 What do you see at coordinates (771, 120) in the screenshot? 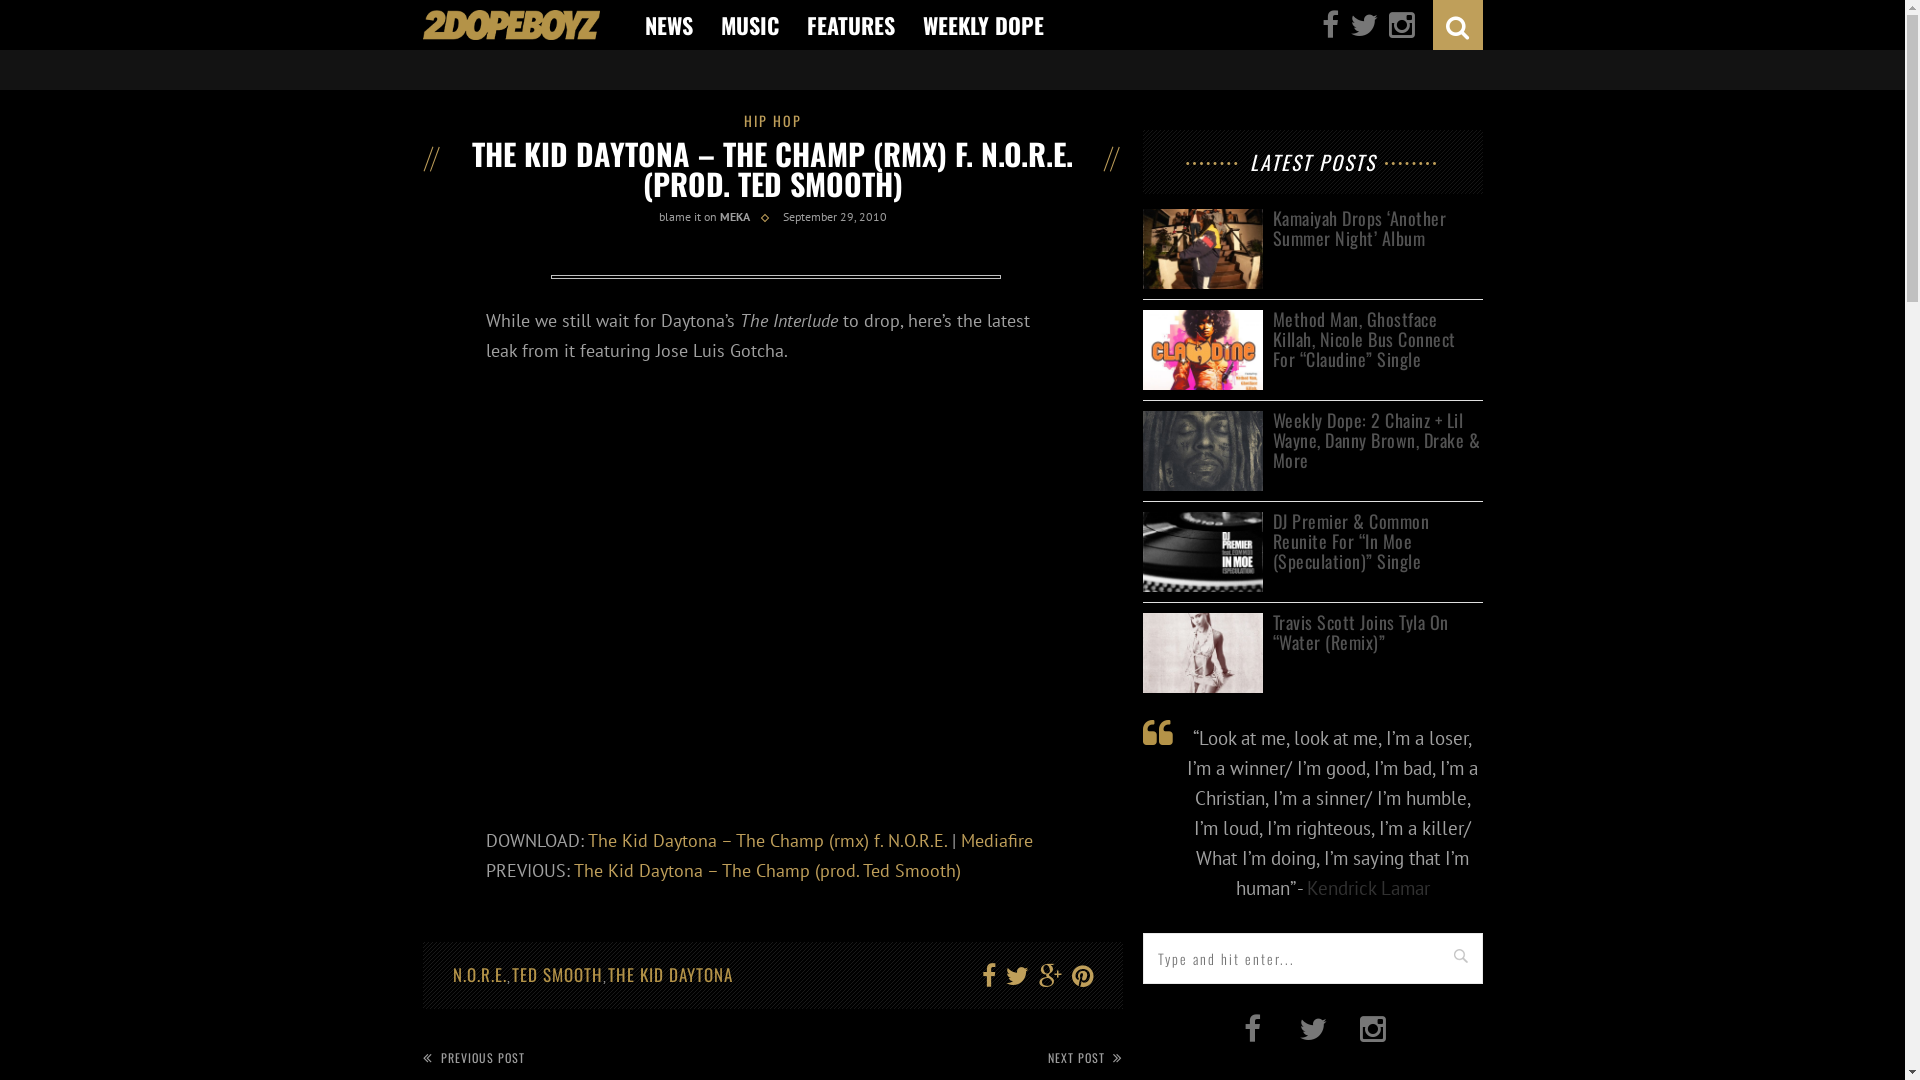
I see `'HIP HOP'` at bounding box center [771, 120].